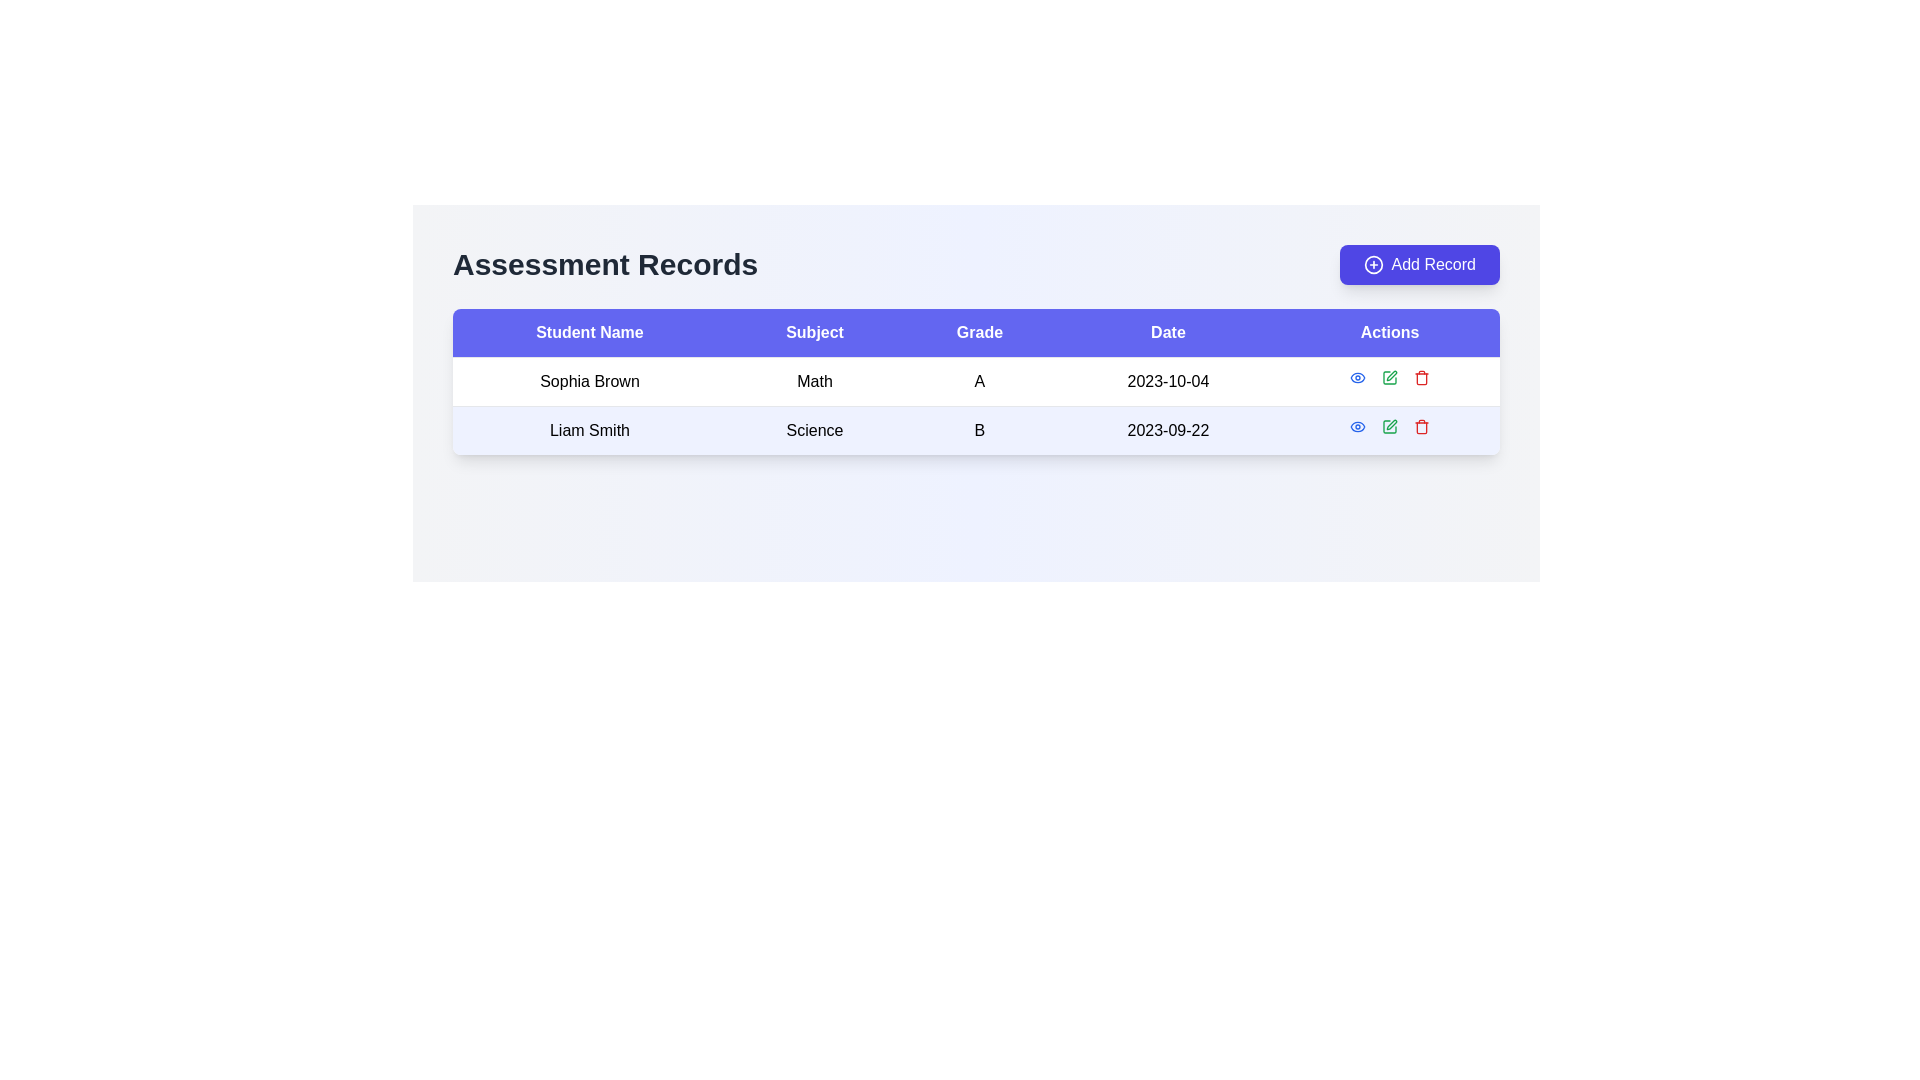  I want to click on the header labeled 'Grade' which is the third item from the left in the toolbar, positioned between 'Subject' and 'Date', so click(979, 332).